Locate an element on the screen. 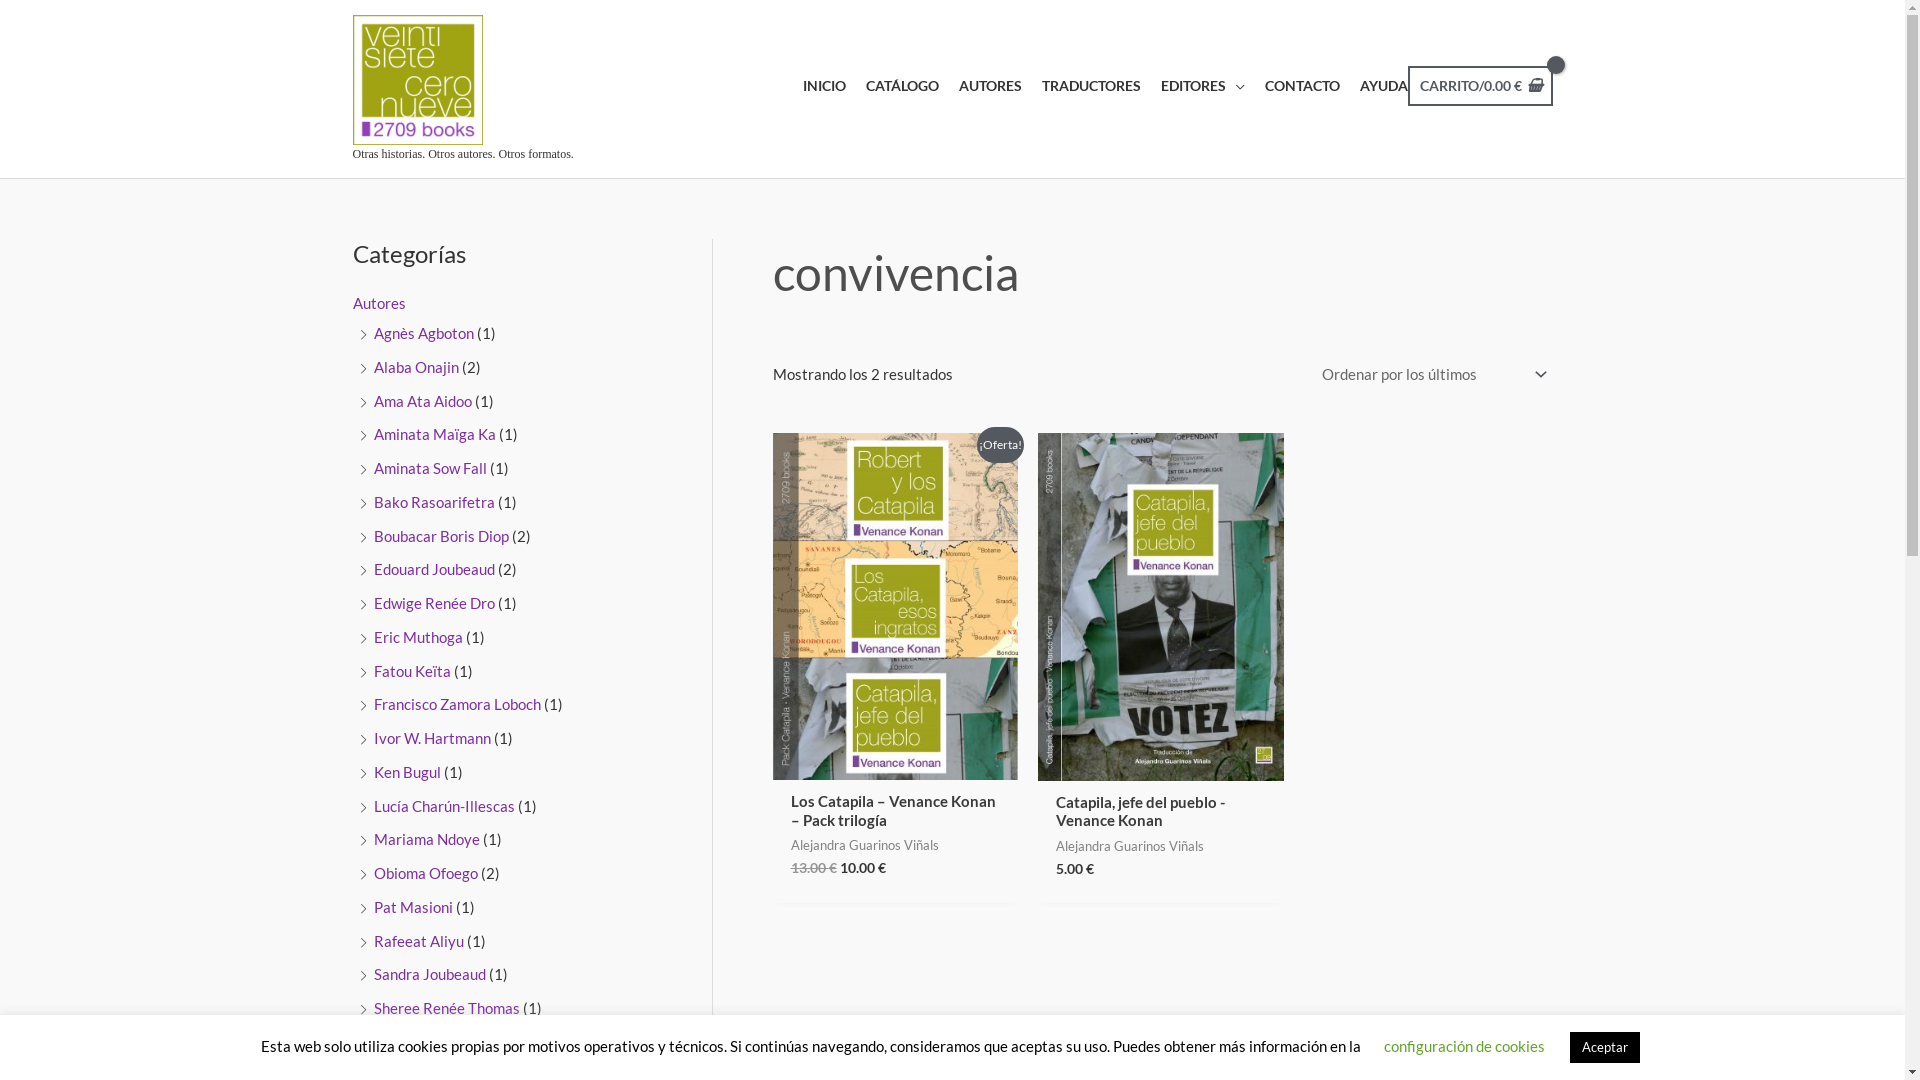 Image resolution: width=1920 pixels, height=1080 pixels. 'Autores' is located at coordinates (378, 303).